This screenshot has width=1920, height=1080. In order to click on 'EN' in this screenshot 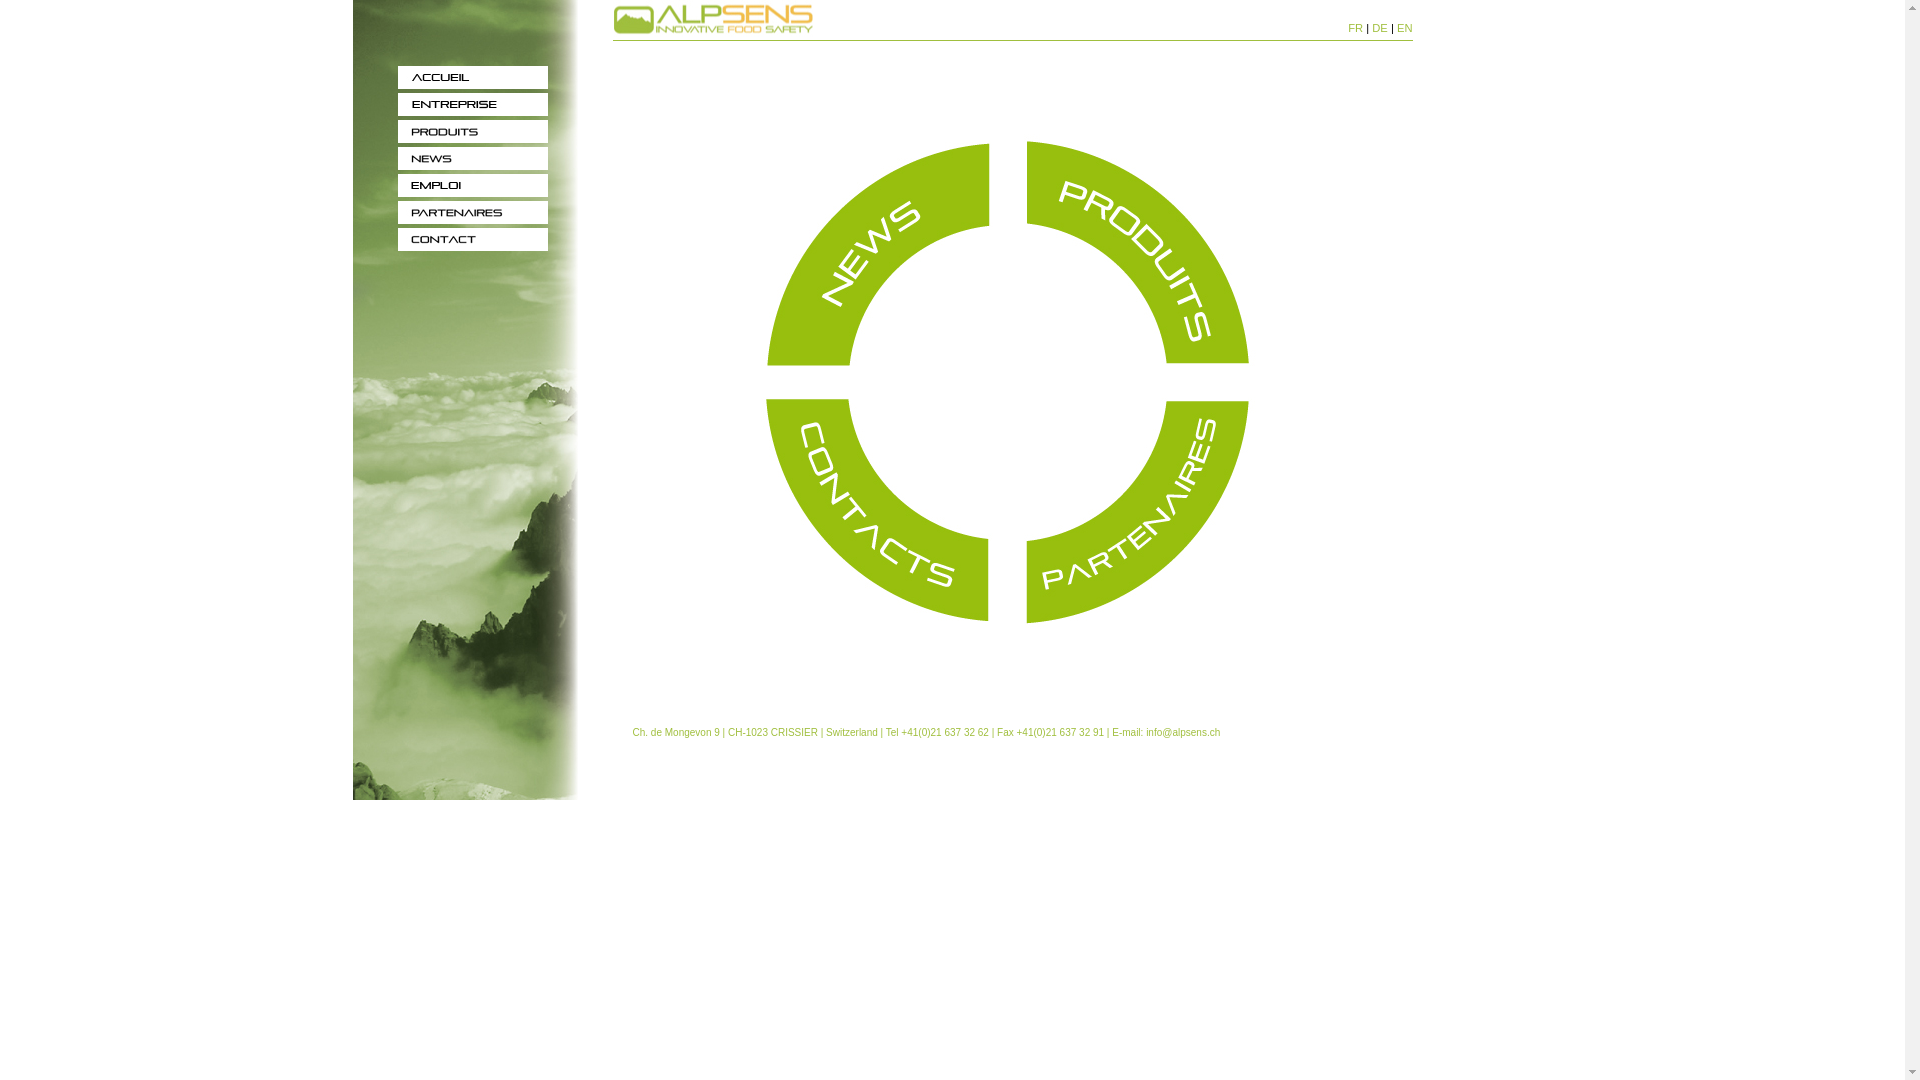, I will do `click(1404, 27)`.